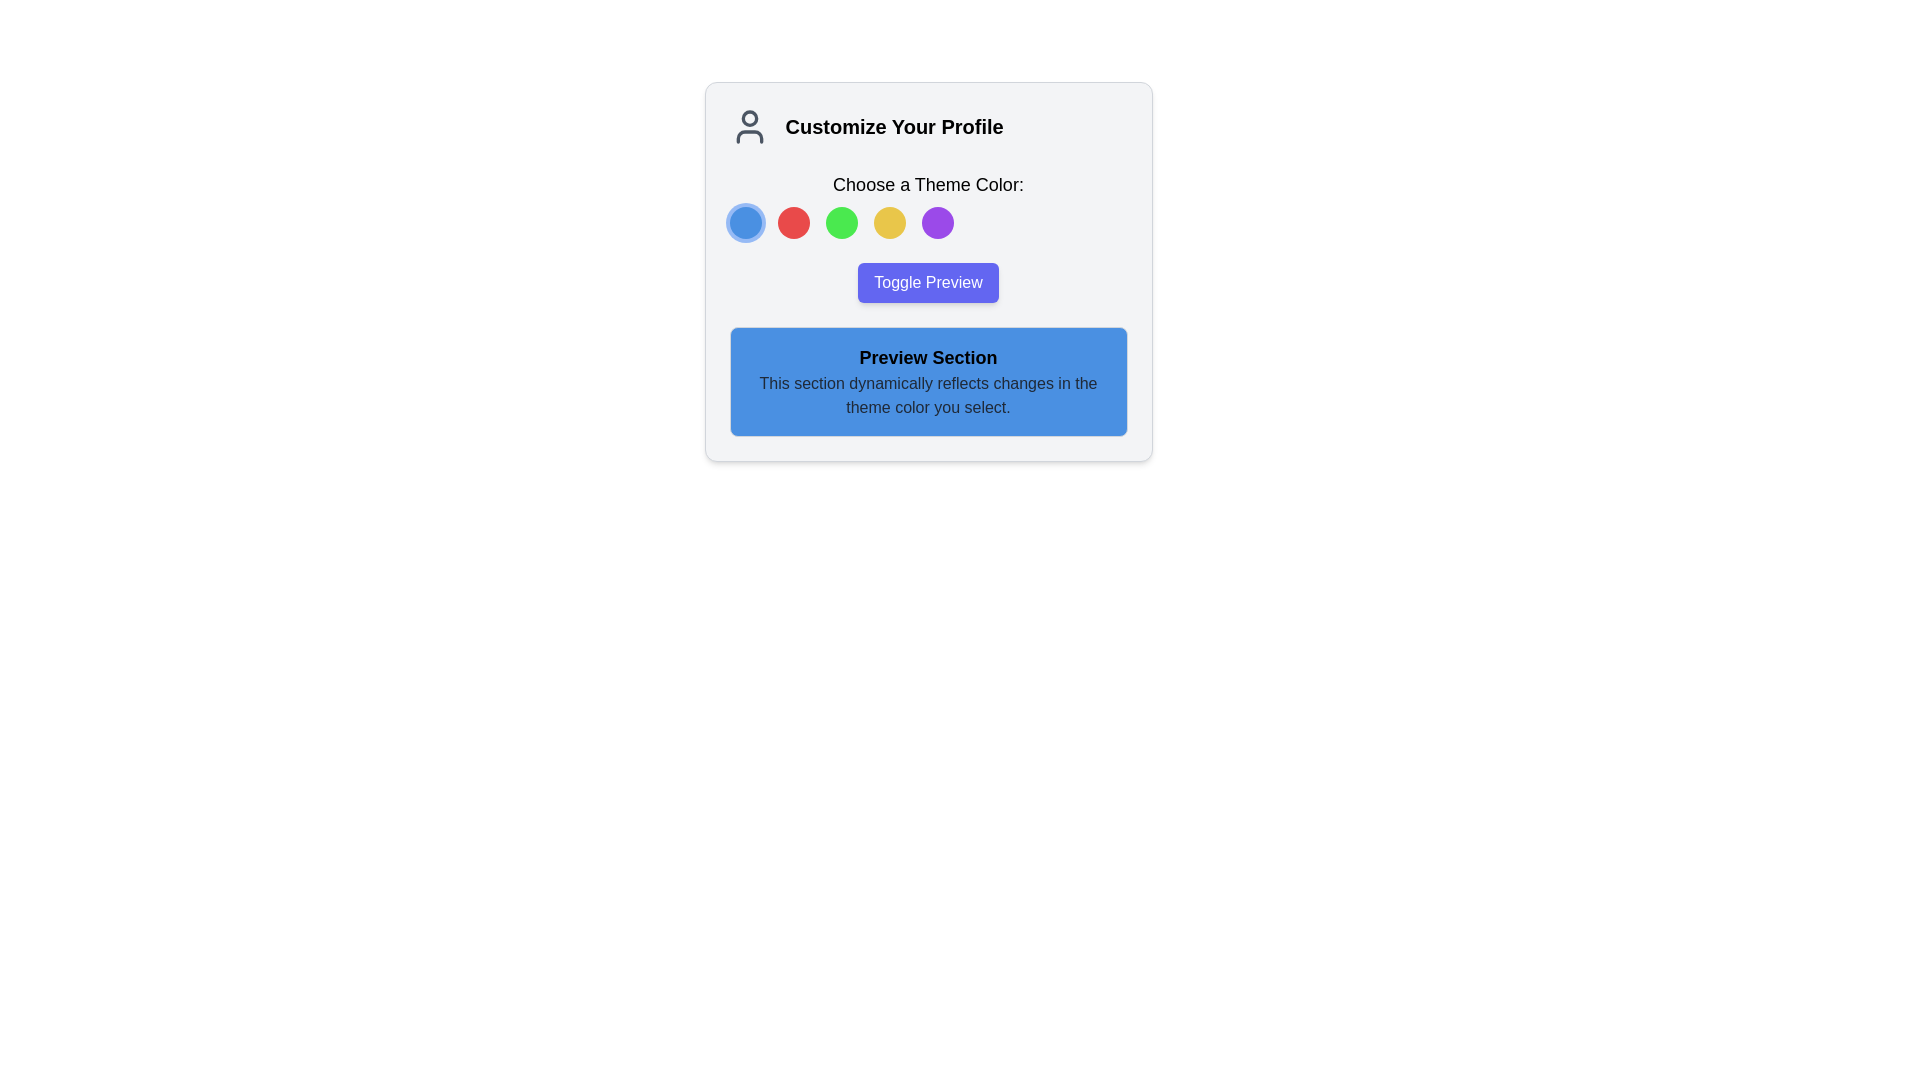  What do you see at coordinates (927, 381) in the screenshot?
I see `the 'Preview Section' informational area` at bounding box center [927, 381].